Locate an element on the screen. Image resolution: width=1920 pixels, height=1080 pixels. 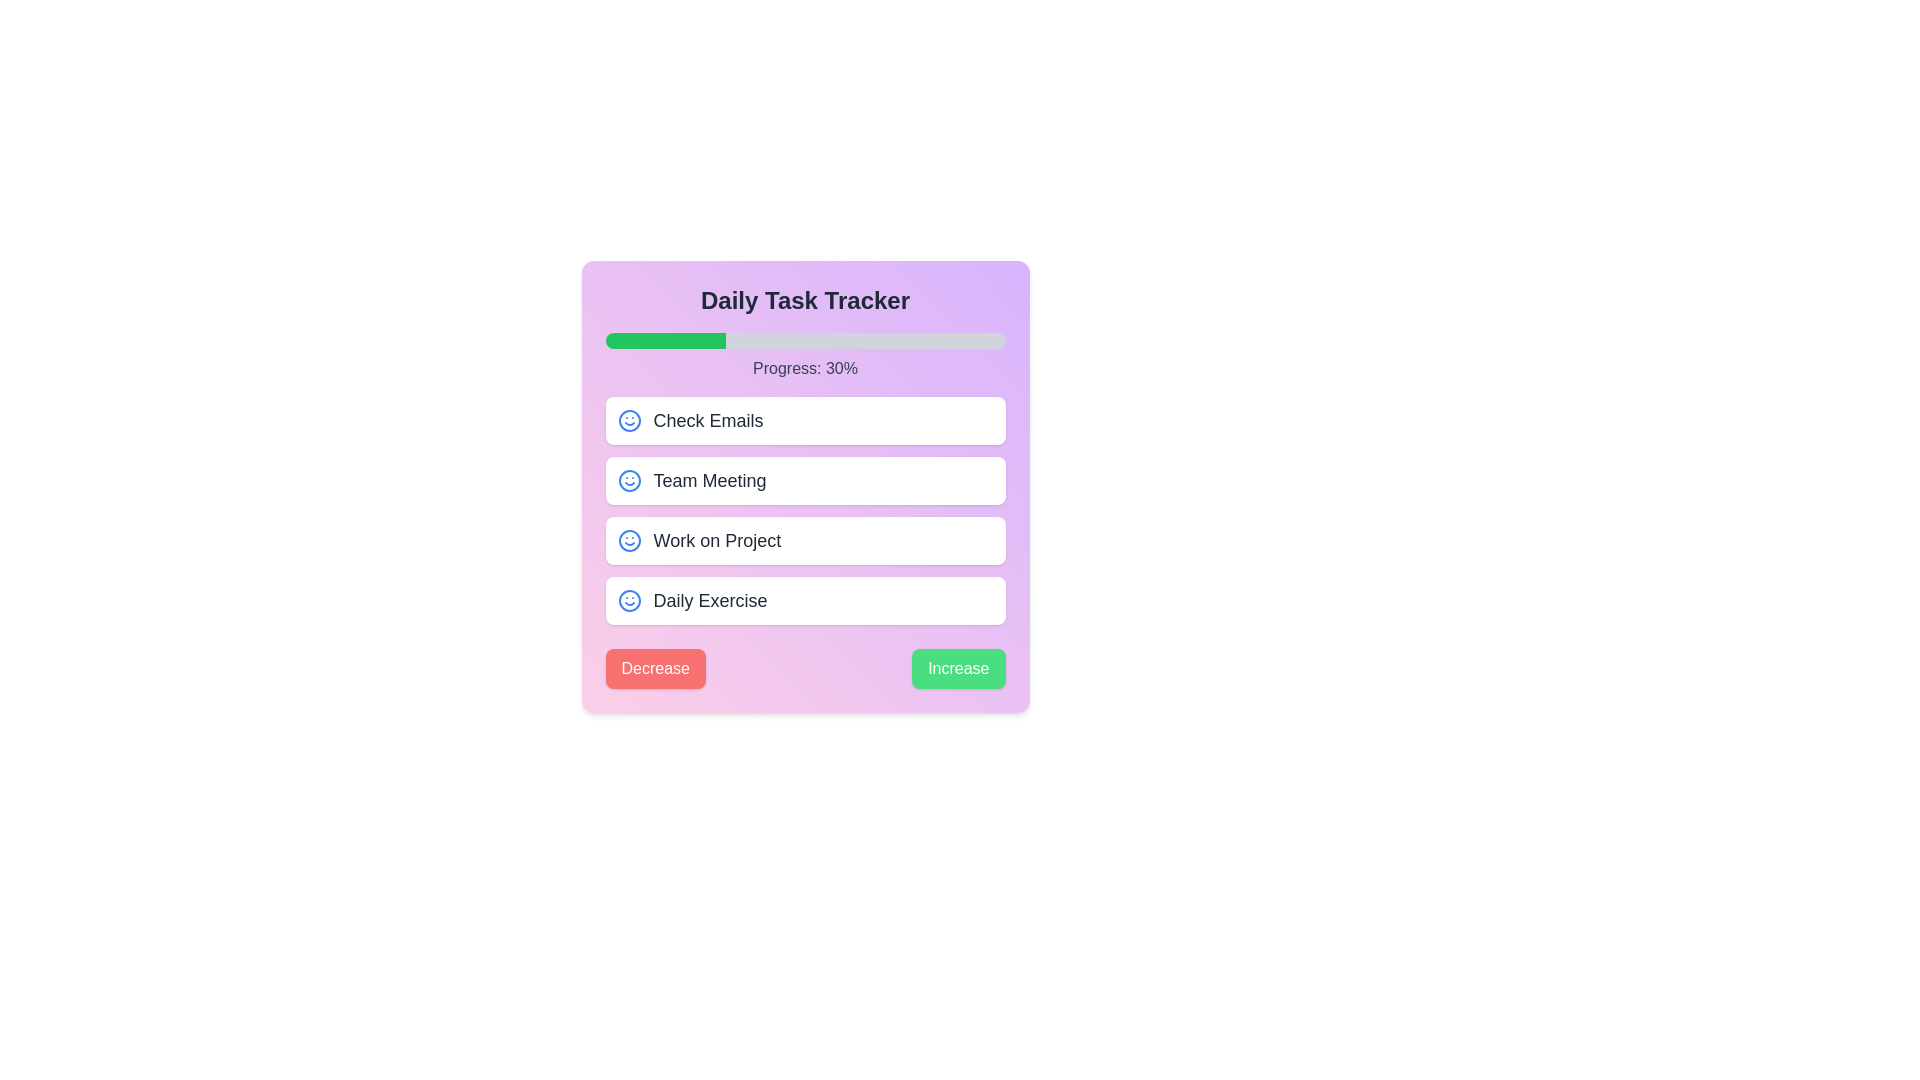
the text label displaying 'Work on Project', which is the third item in a vertical list and has a bold, dark gray font on a white background is located at coordinates (717, 540).